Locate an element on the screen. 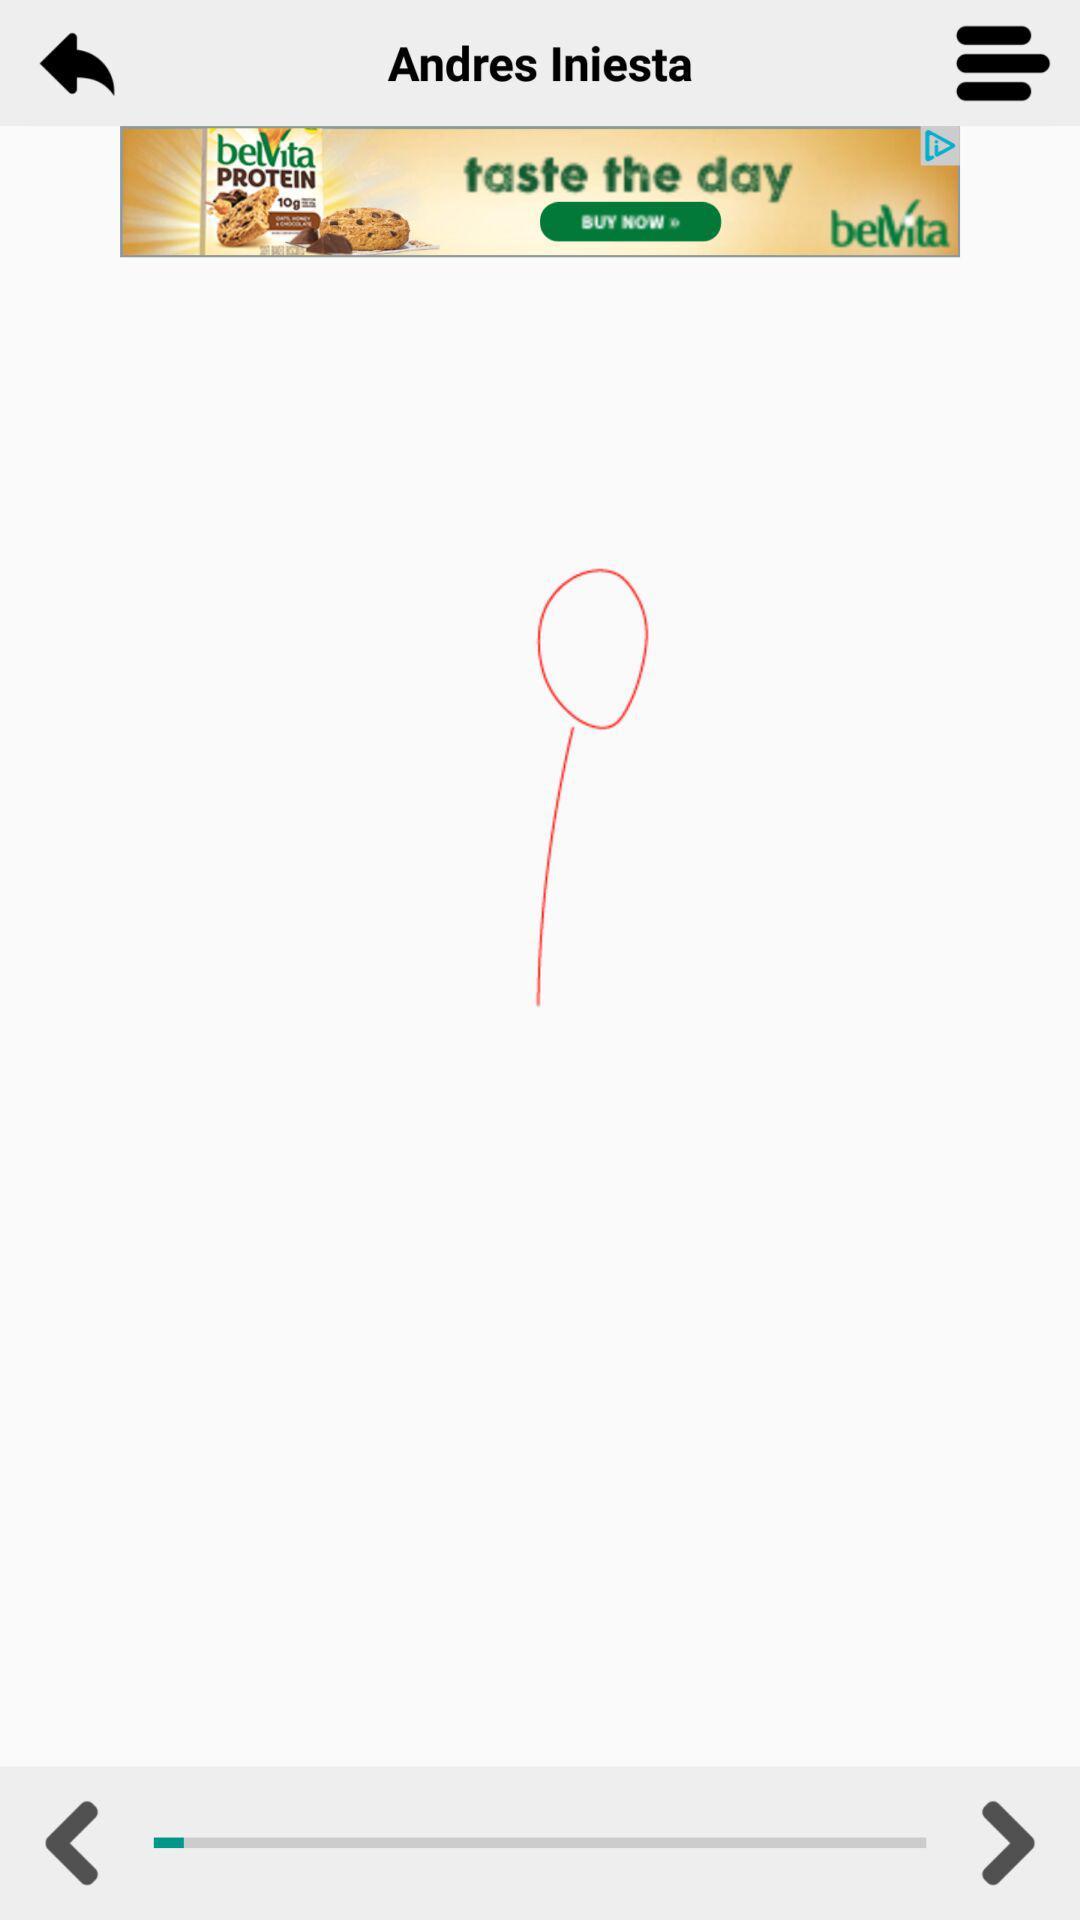 The height and width of the screenshot is (1920, 1080). the arrow_backward icon is located at coordinates (75, 1842).